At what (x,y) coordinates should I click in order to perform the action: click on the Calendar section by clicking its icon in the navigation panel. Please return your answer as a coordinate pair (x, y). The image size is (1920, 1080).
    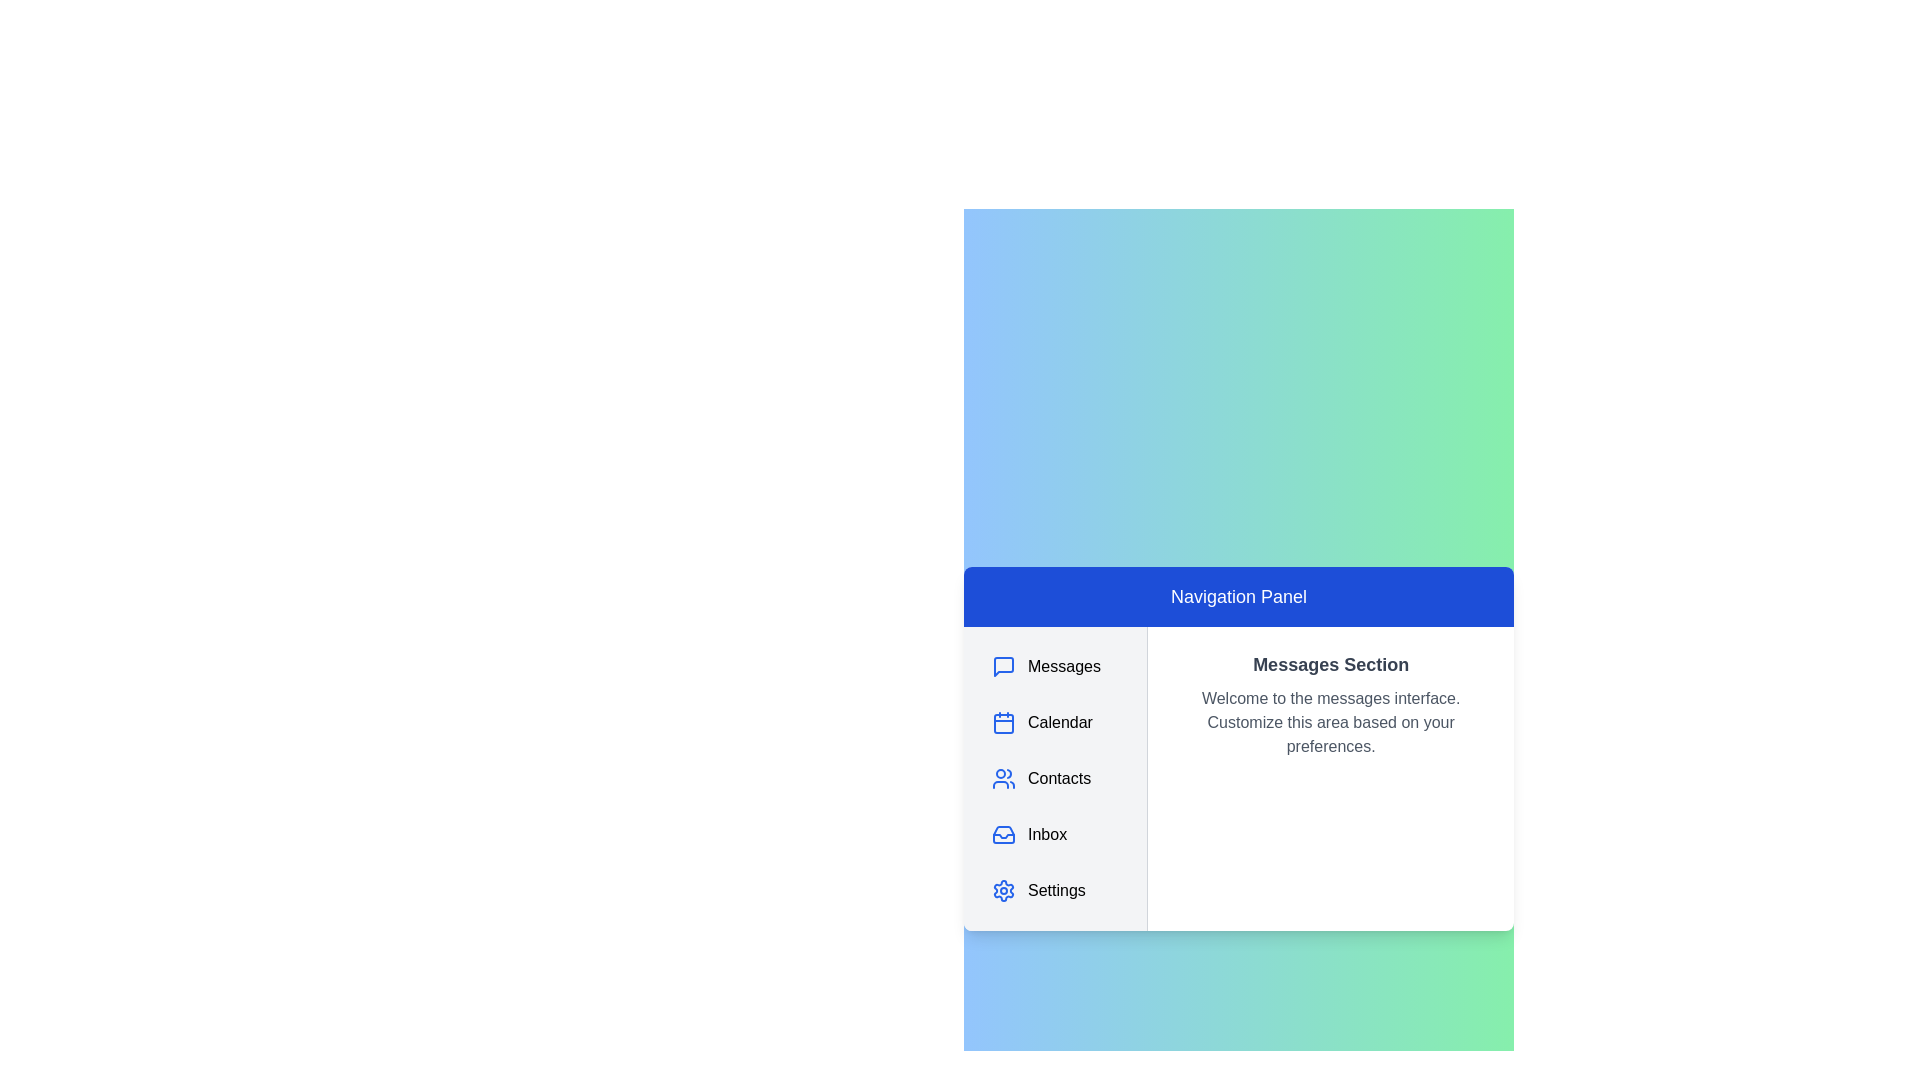
    Looking at the image, I should click on (1003, 722).